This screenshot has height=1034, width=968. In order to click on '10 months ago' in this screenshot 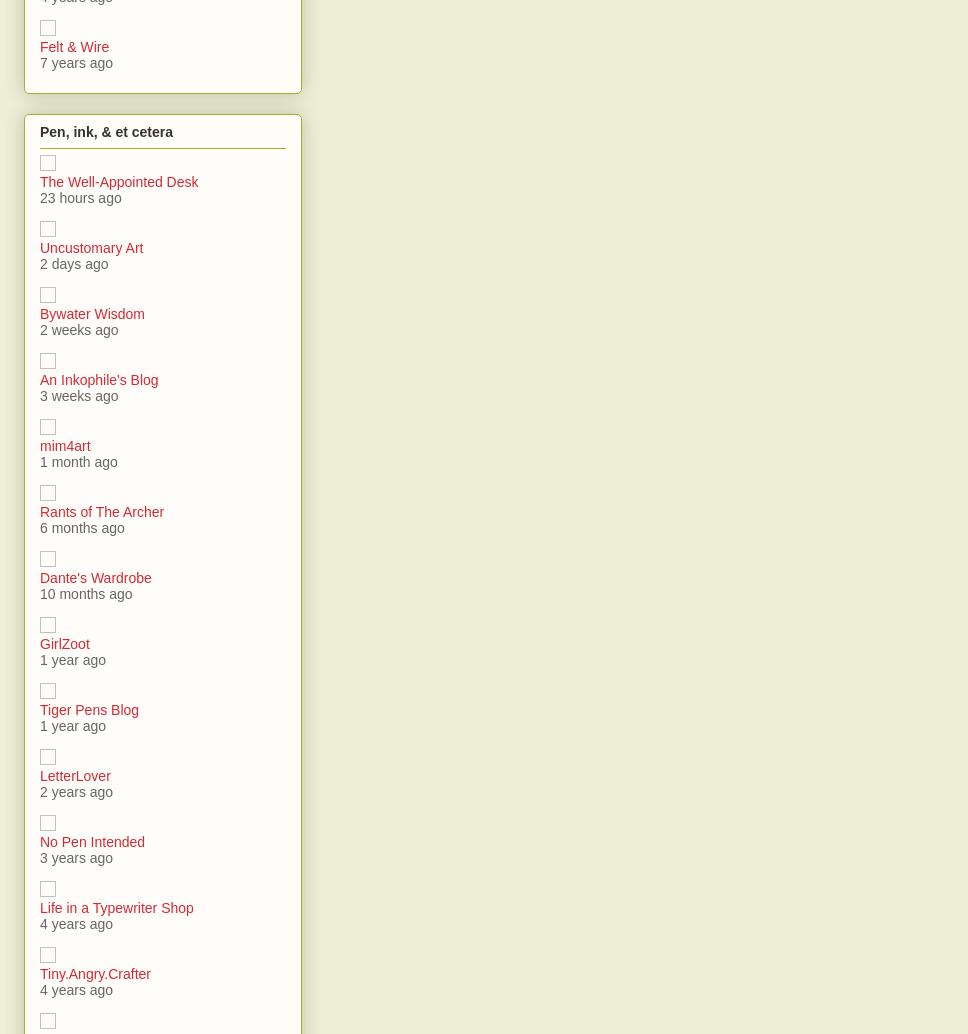, I will do `click(85, 592)`.